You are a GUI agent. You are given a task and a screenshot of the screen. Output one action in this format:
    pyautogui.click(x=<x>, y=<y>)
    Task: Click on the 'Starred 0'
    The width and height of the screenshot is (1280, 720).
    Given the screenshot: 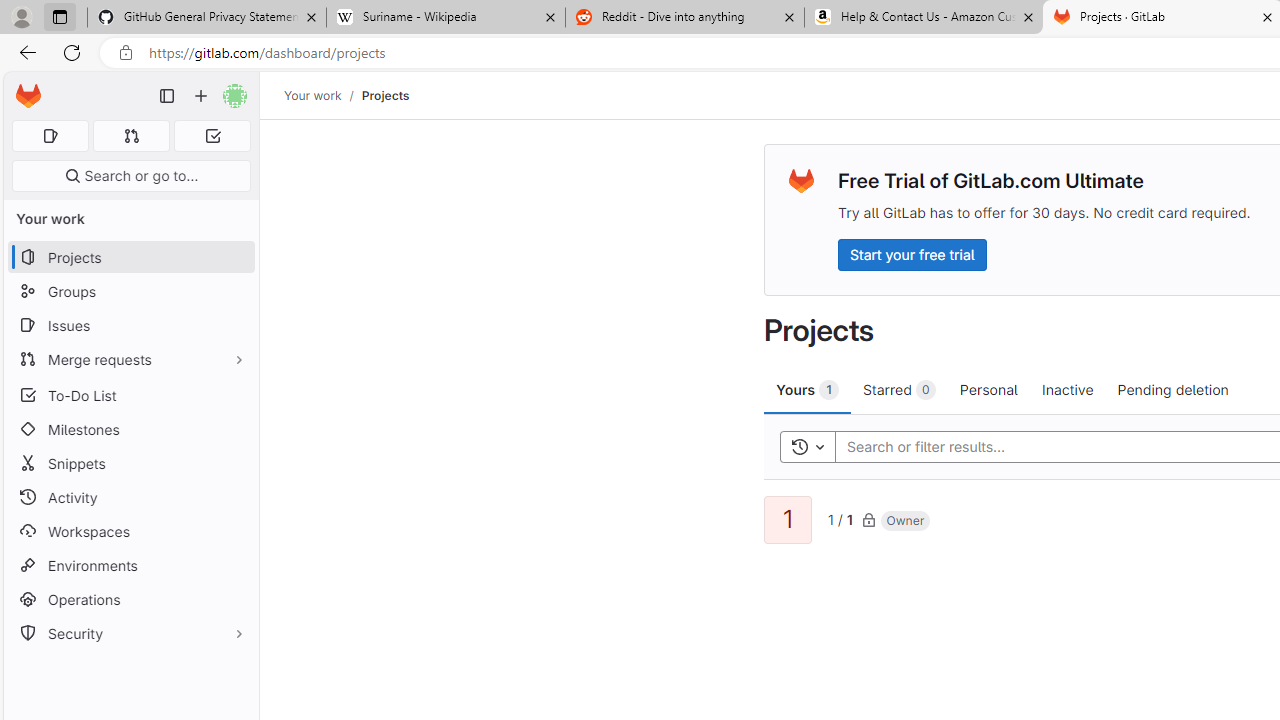 What is the action you would take?
    pyautogui.click(x=898, y=389)
    